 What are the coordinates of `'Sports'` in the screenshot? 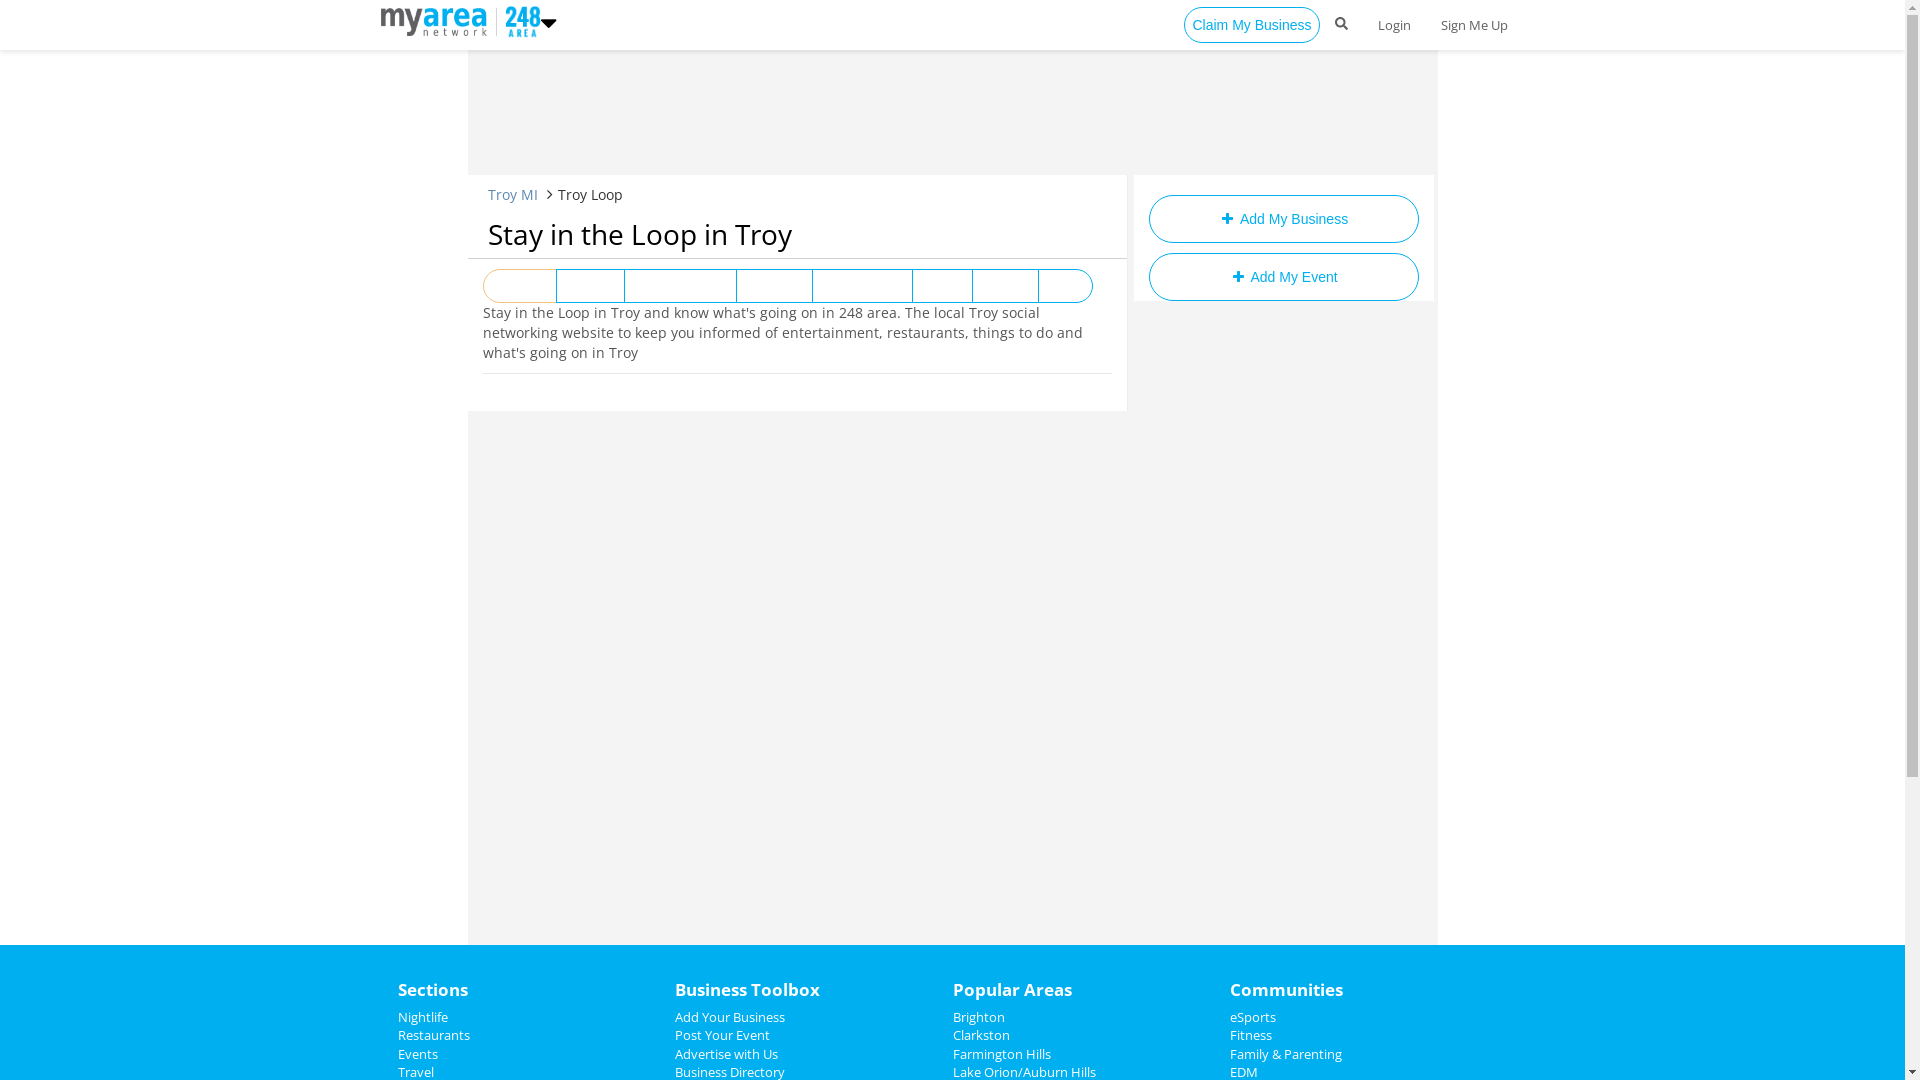 It's located at (971, 285).